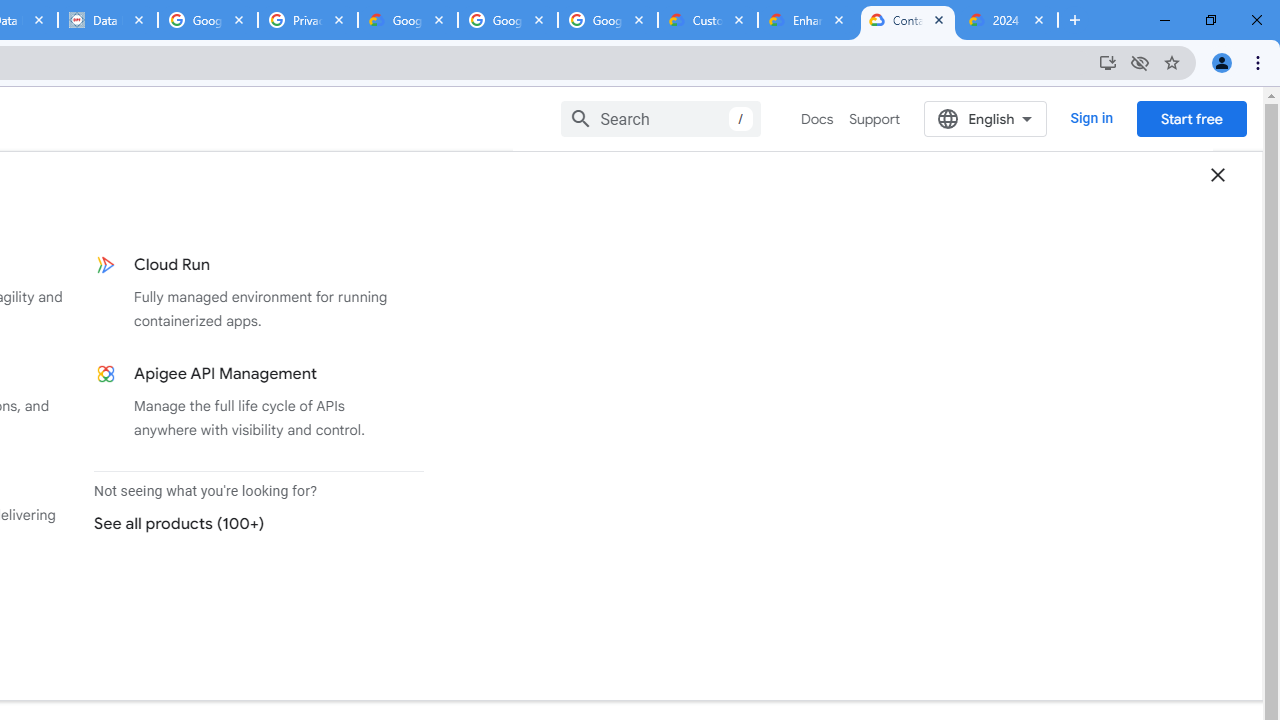 The width and height of the screenshot is (1280, 720). What do you see at coordinates (106, 20) in the screenshot?
I see `'Data Privacy Framework'` at bounding box center [106, 20].